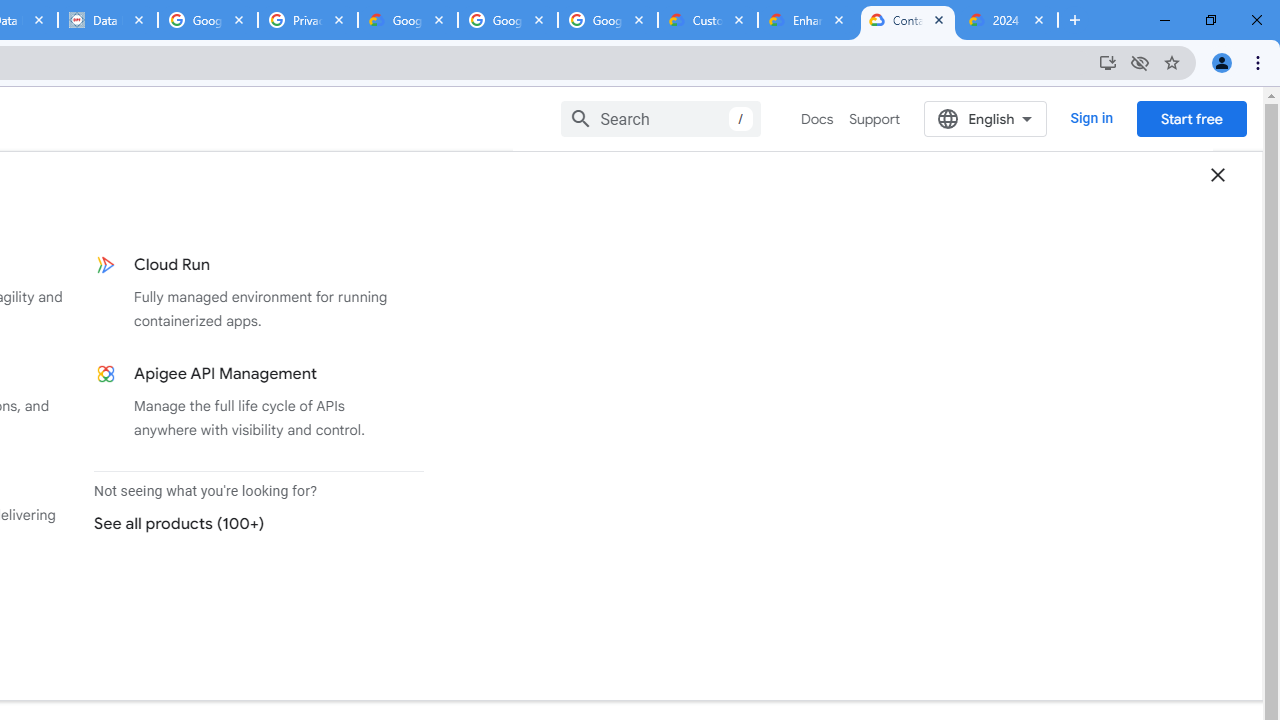 The width and height of the screenshot is (1280, 720). What do you see at coordinates (106, 20) in the screenshot?
I see `'Data Privacy Framework'` at bounding box center [106, 20].